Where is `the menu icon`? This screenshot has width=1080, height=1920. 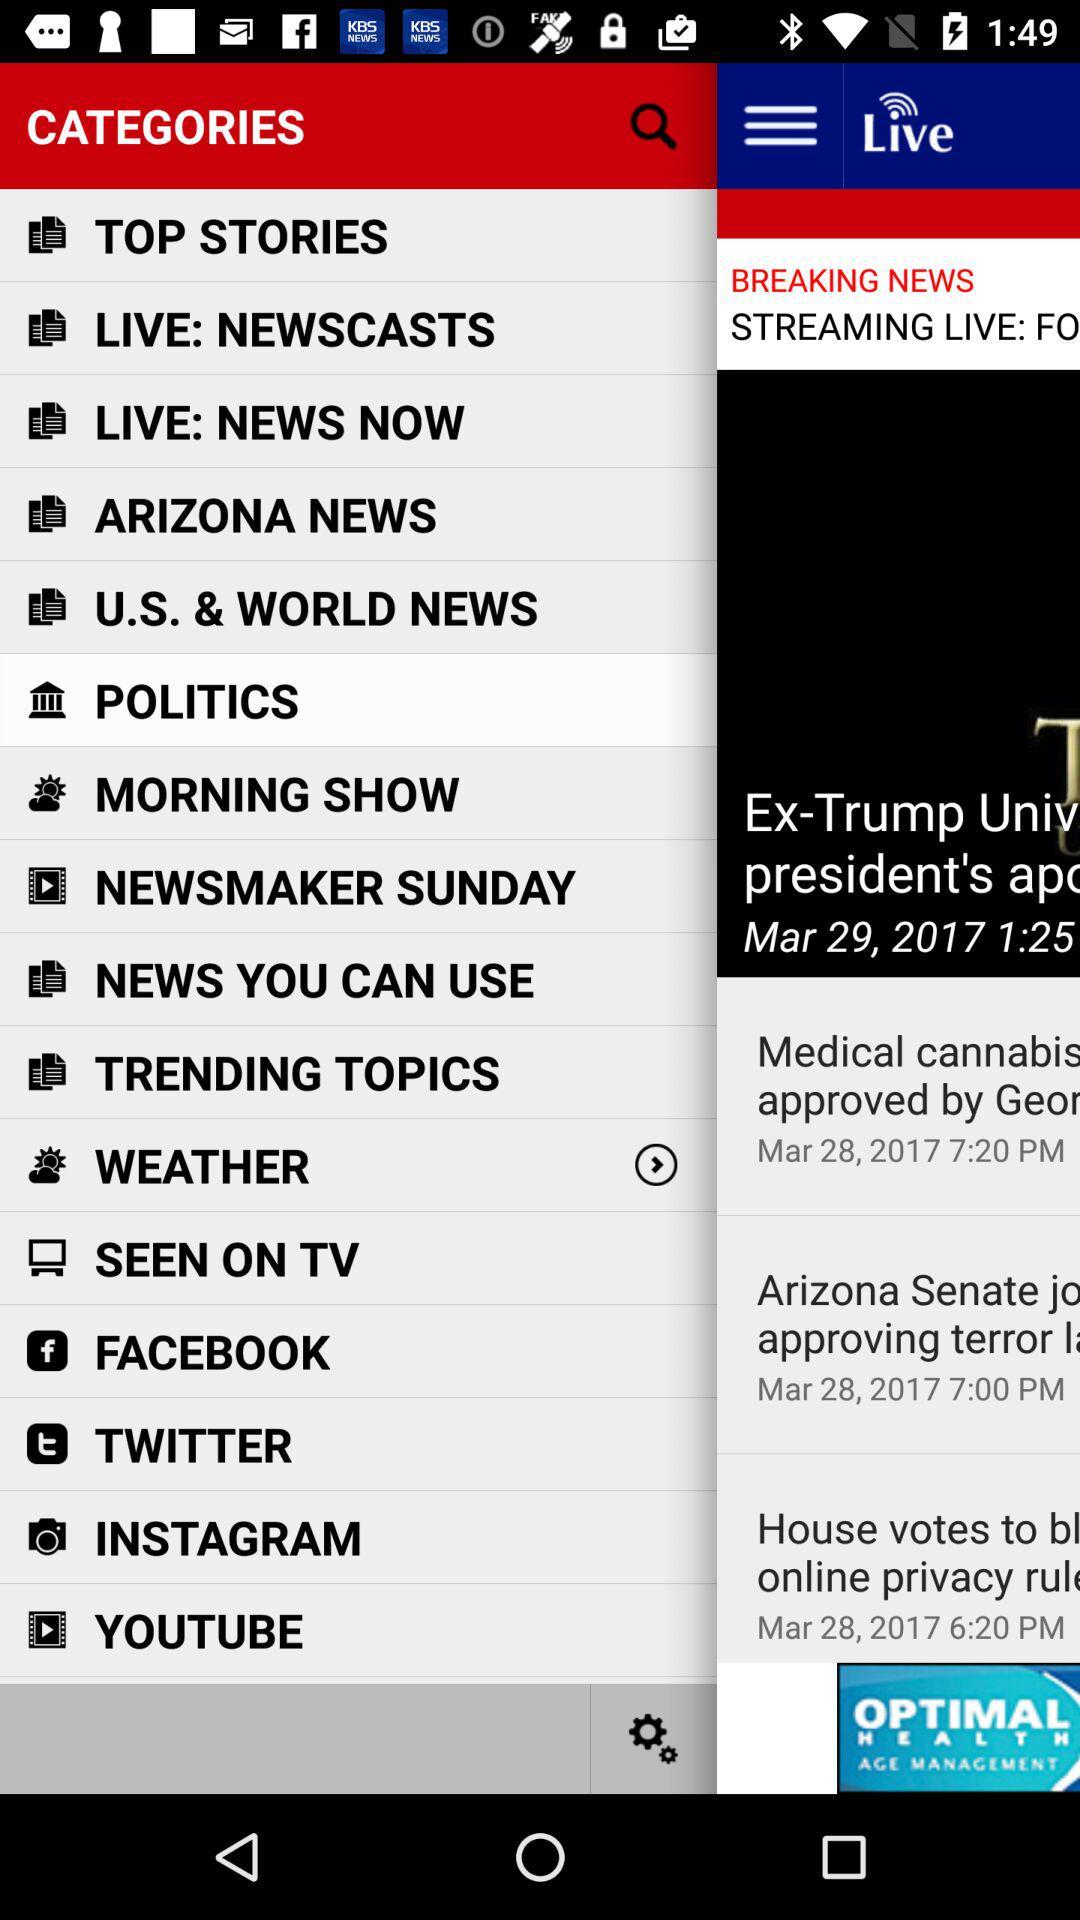 the menu icon is located at coordinates (778, 124).